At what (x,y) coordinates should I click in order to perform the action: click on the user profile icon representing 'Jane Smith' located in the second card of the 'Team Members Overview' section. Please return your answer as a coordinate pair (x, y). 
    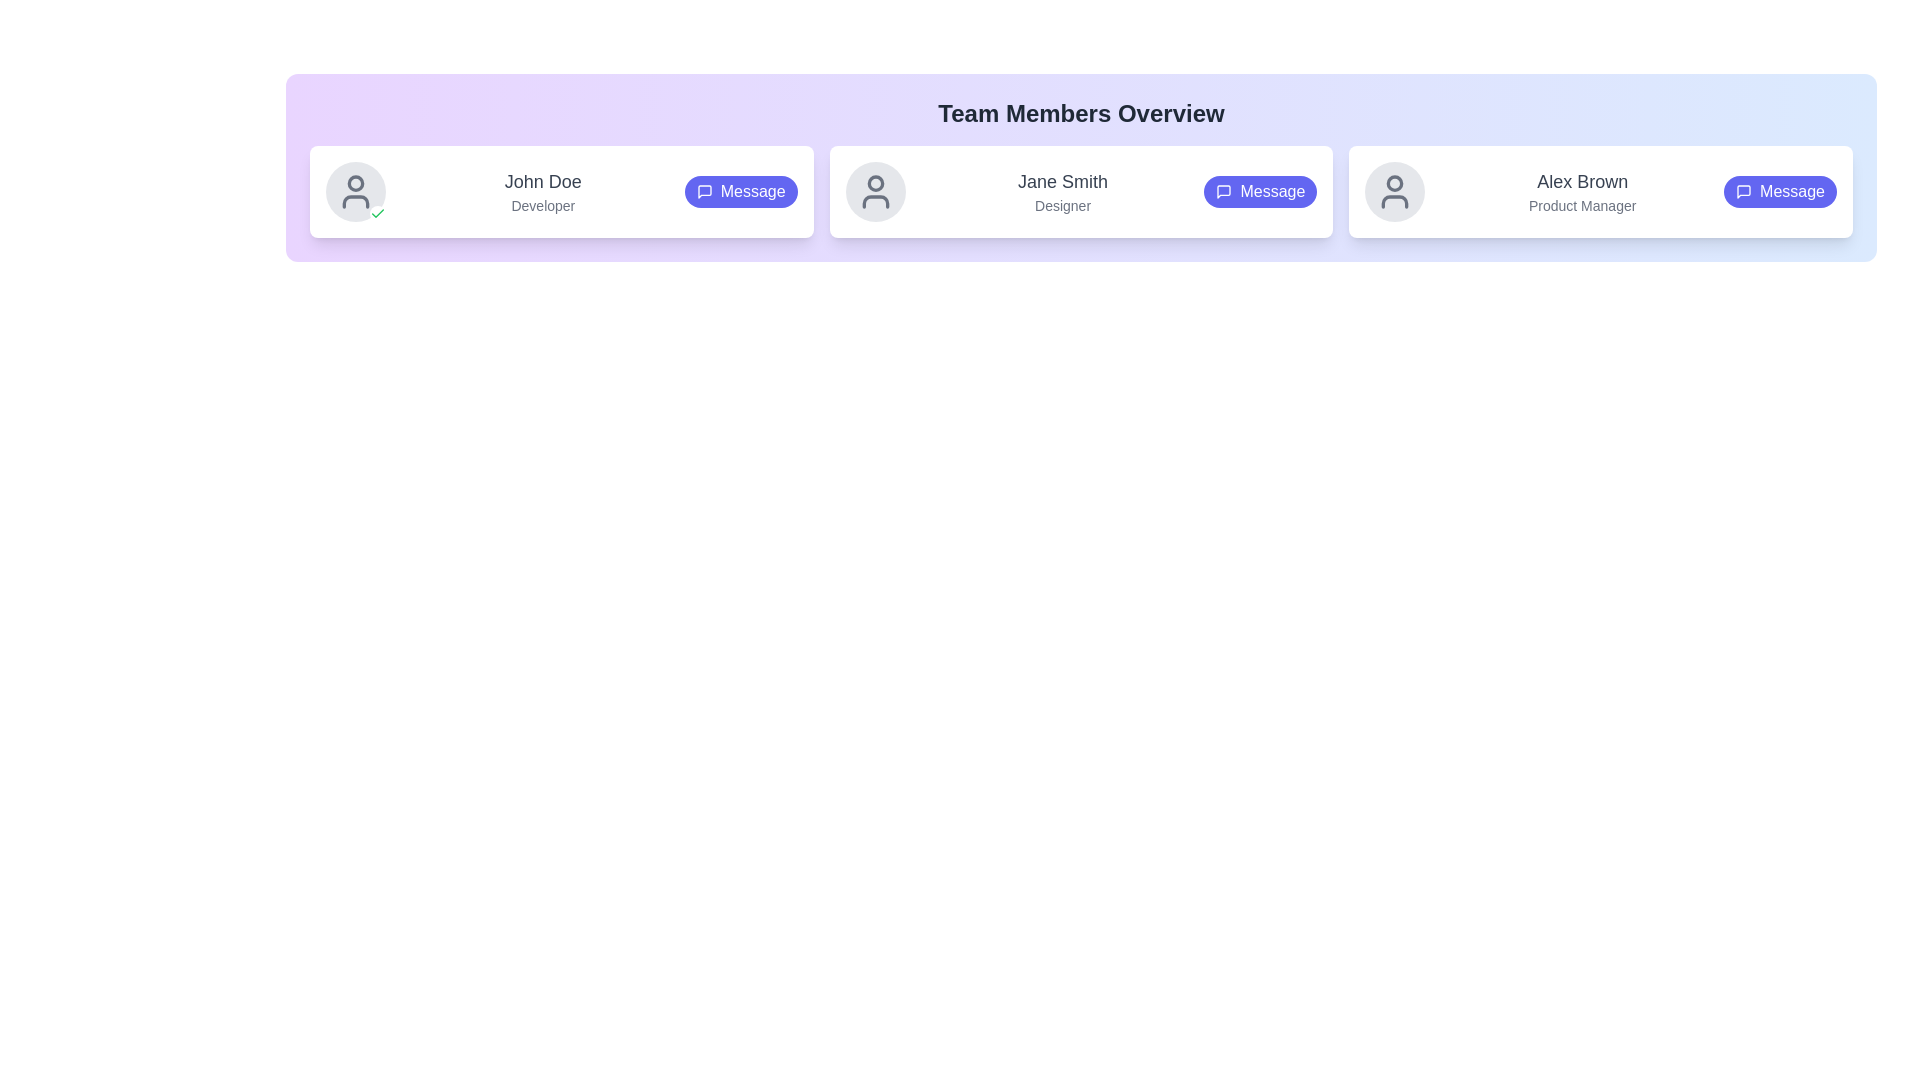
    Looking at the image, I should click on (875, 192).